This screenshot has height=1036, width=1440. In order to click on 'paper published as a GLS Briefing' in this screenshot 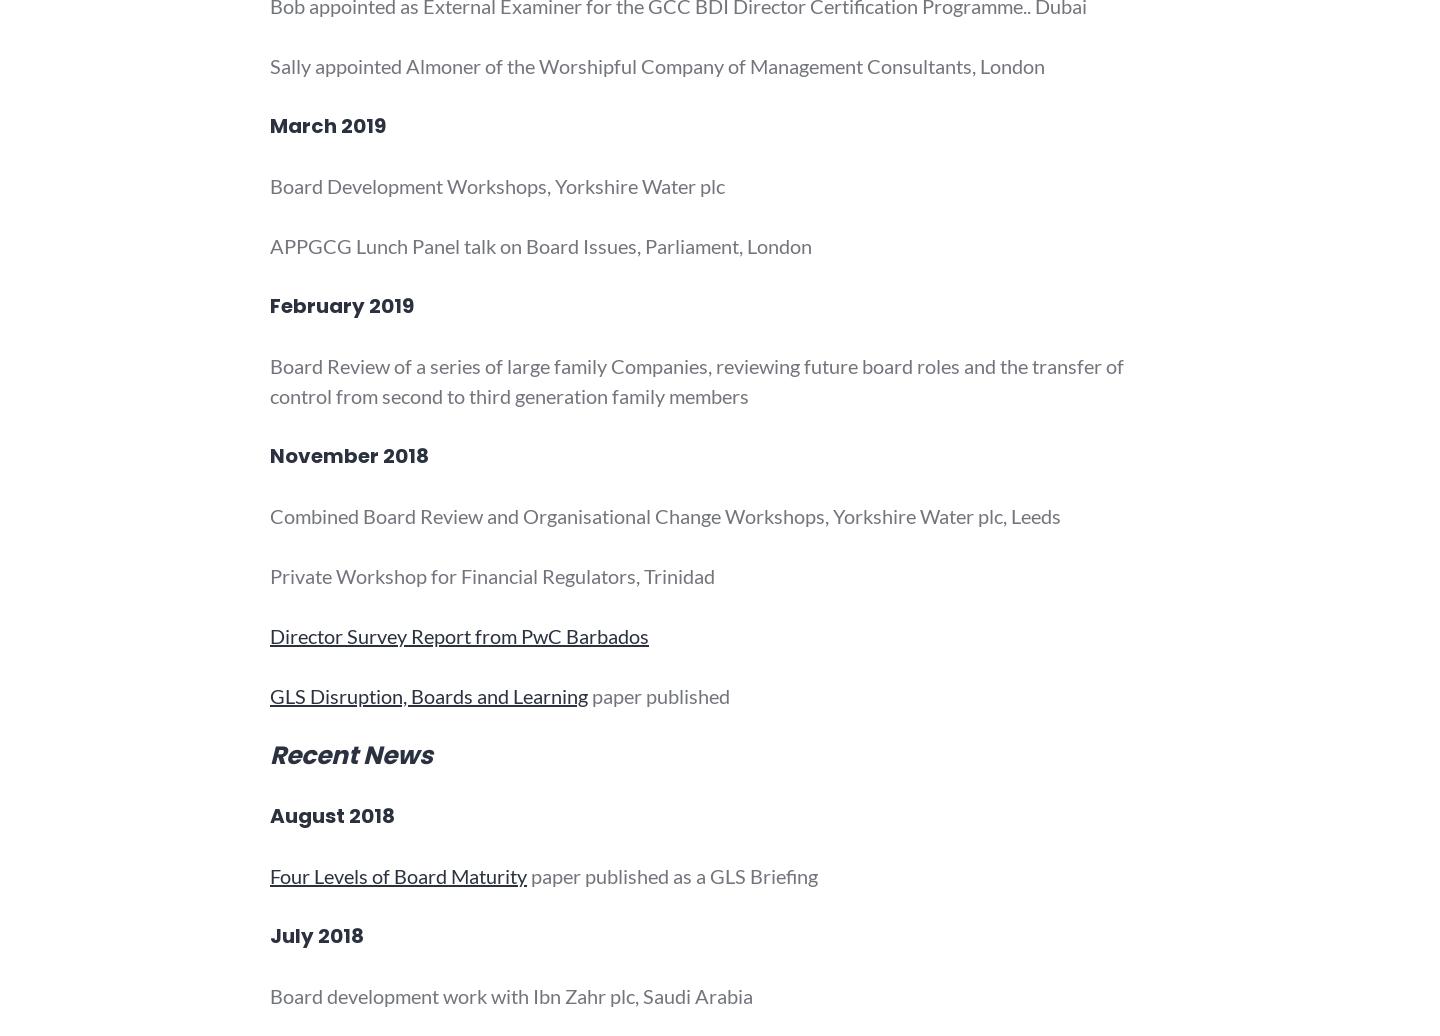, I will do `click(672, 876)`.